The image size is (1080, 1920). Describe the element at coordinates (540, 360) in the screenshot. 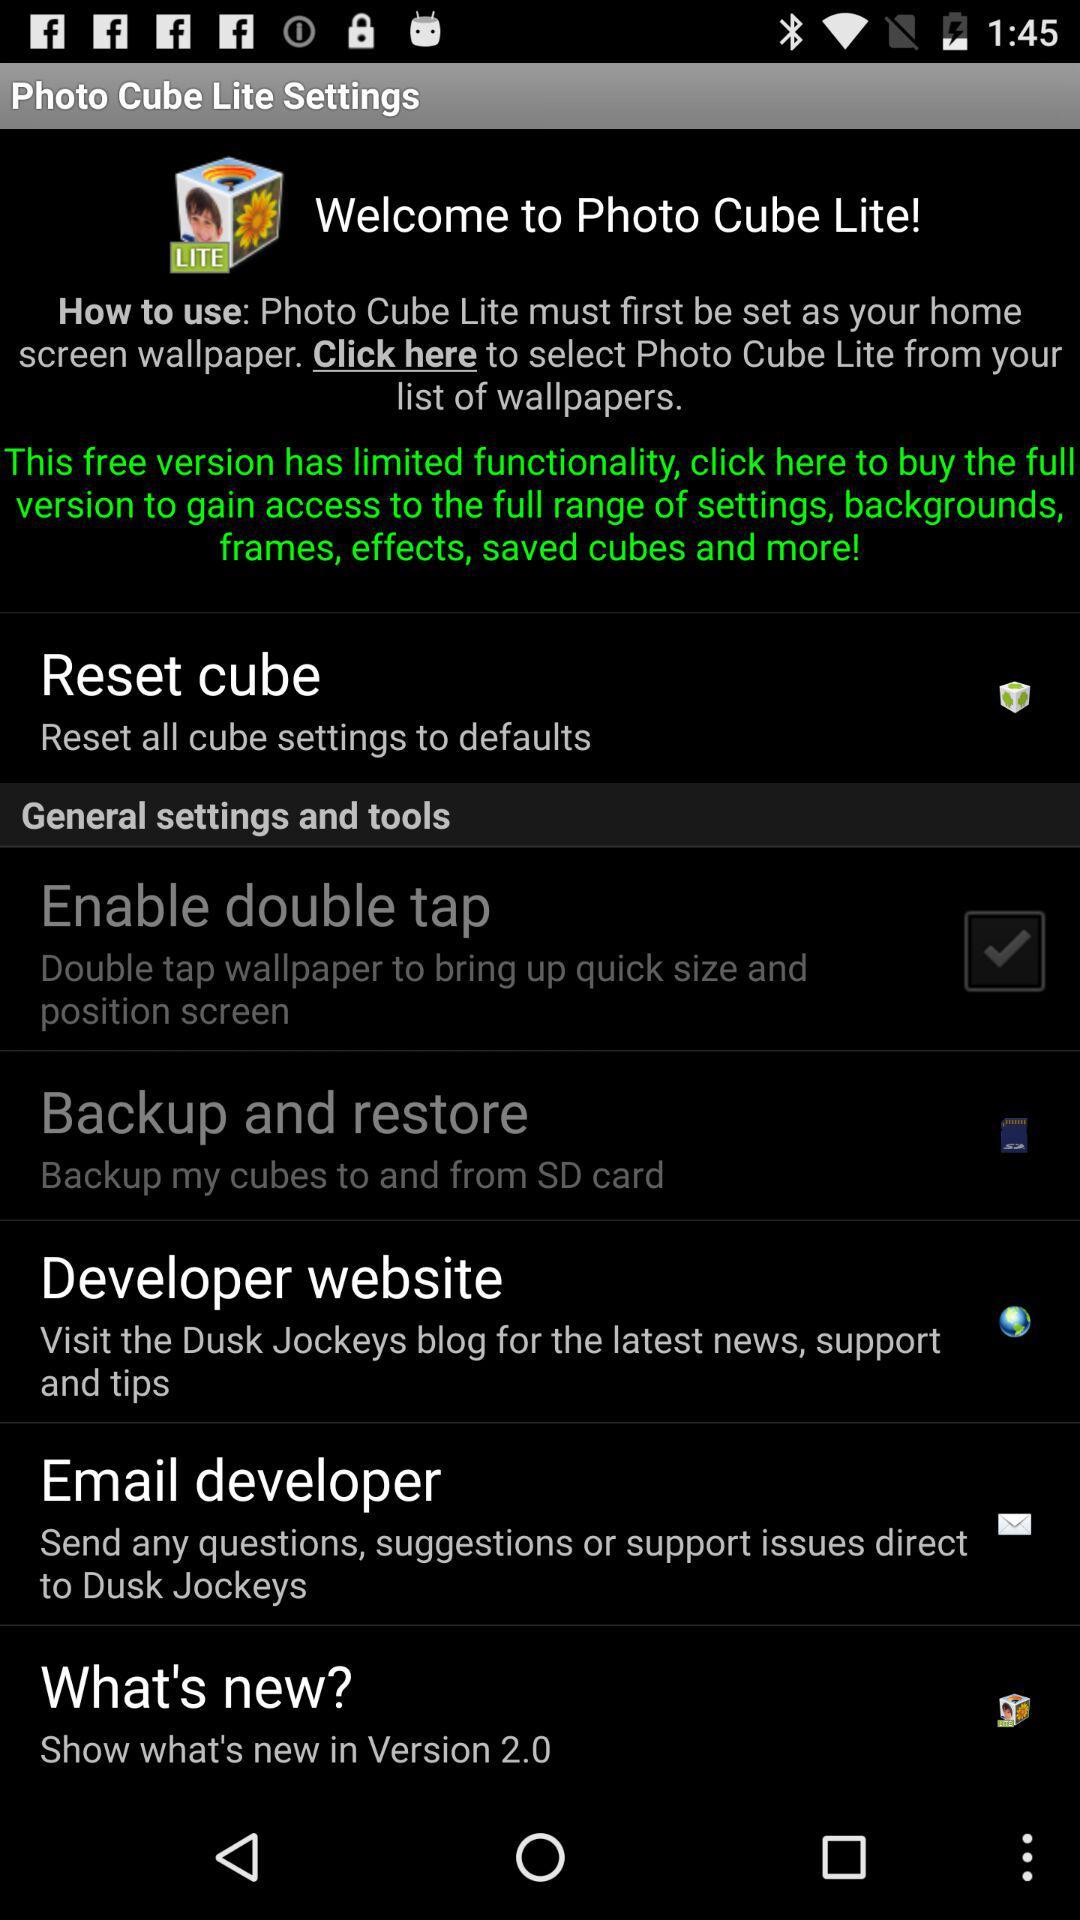

I see `icon below welcome to photo app` at that location.